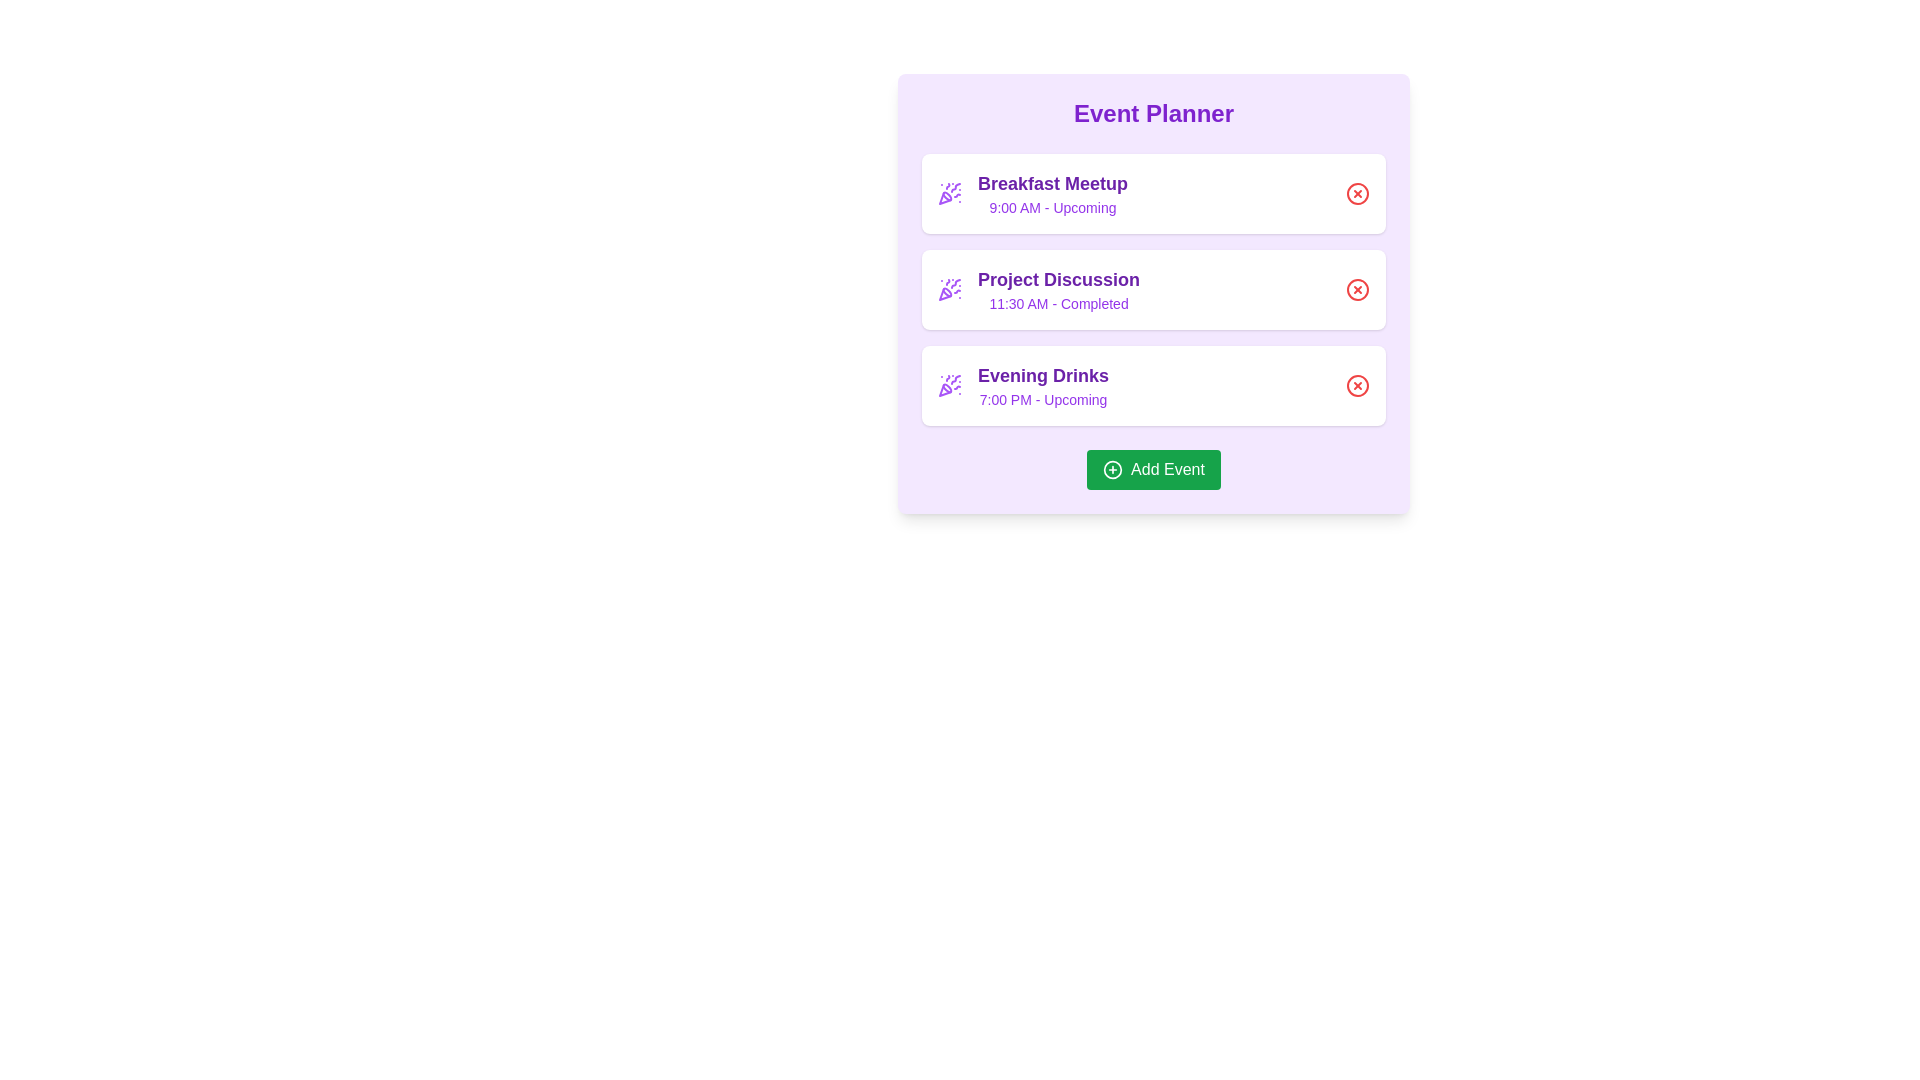  I want to click on remove button for the event titled Project Discussion, so click(1358, 289).